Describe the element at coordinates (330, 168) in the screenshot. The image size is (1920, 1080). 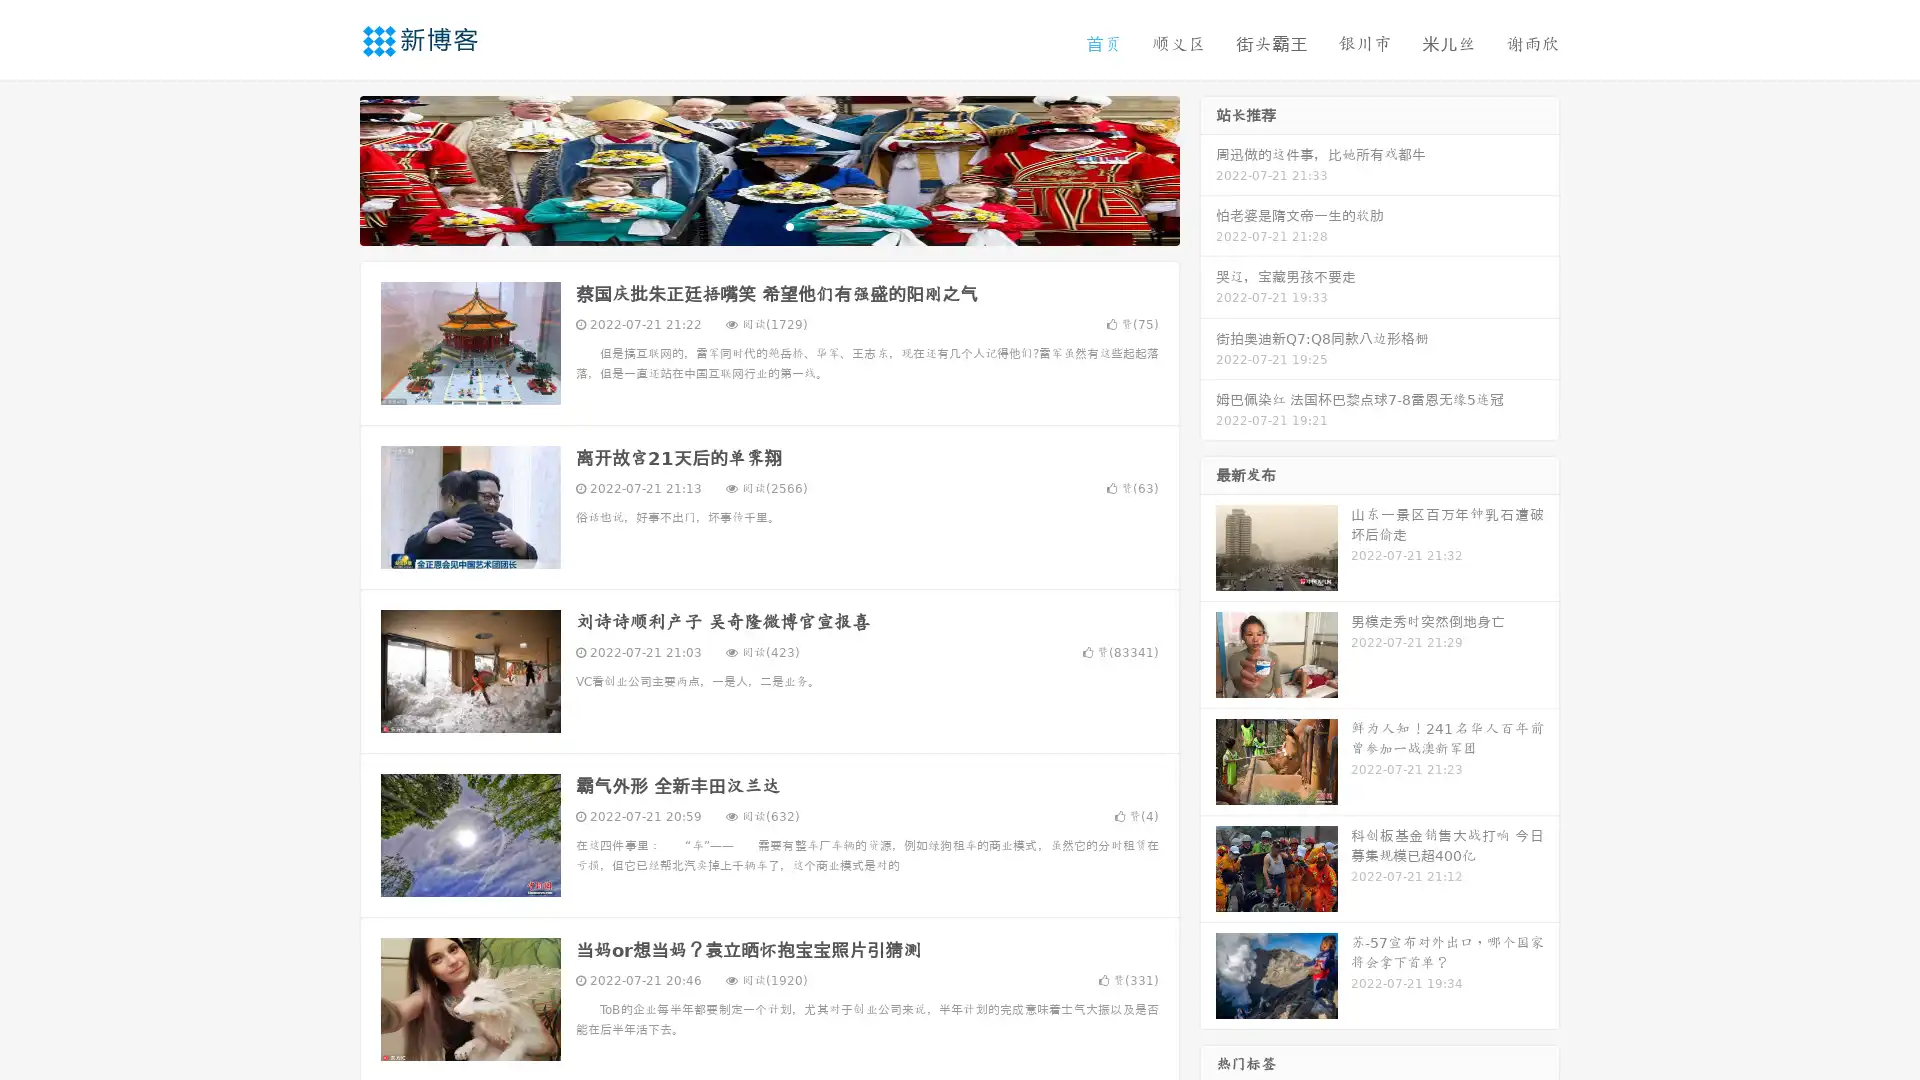
I see `Previous slide` at that location.